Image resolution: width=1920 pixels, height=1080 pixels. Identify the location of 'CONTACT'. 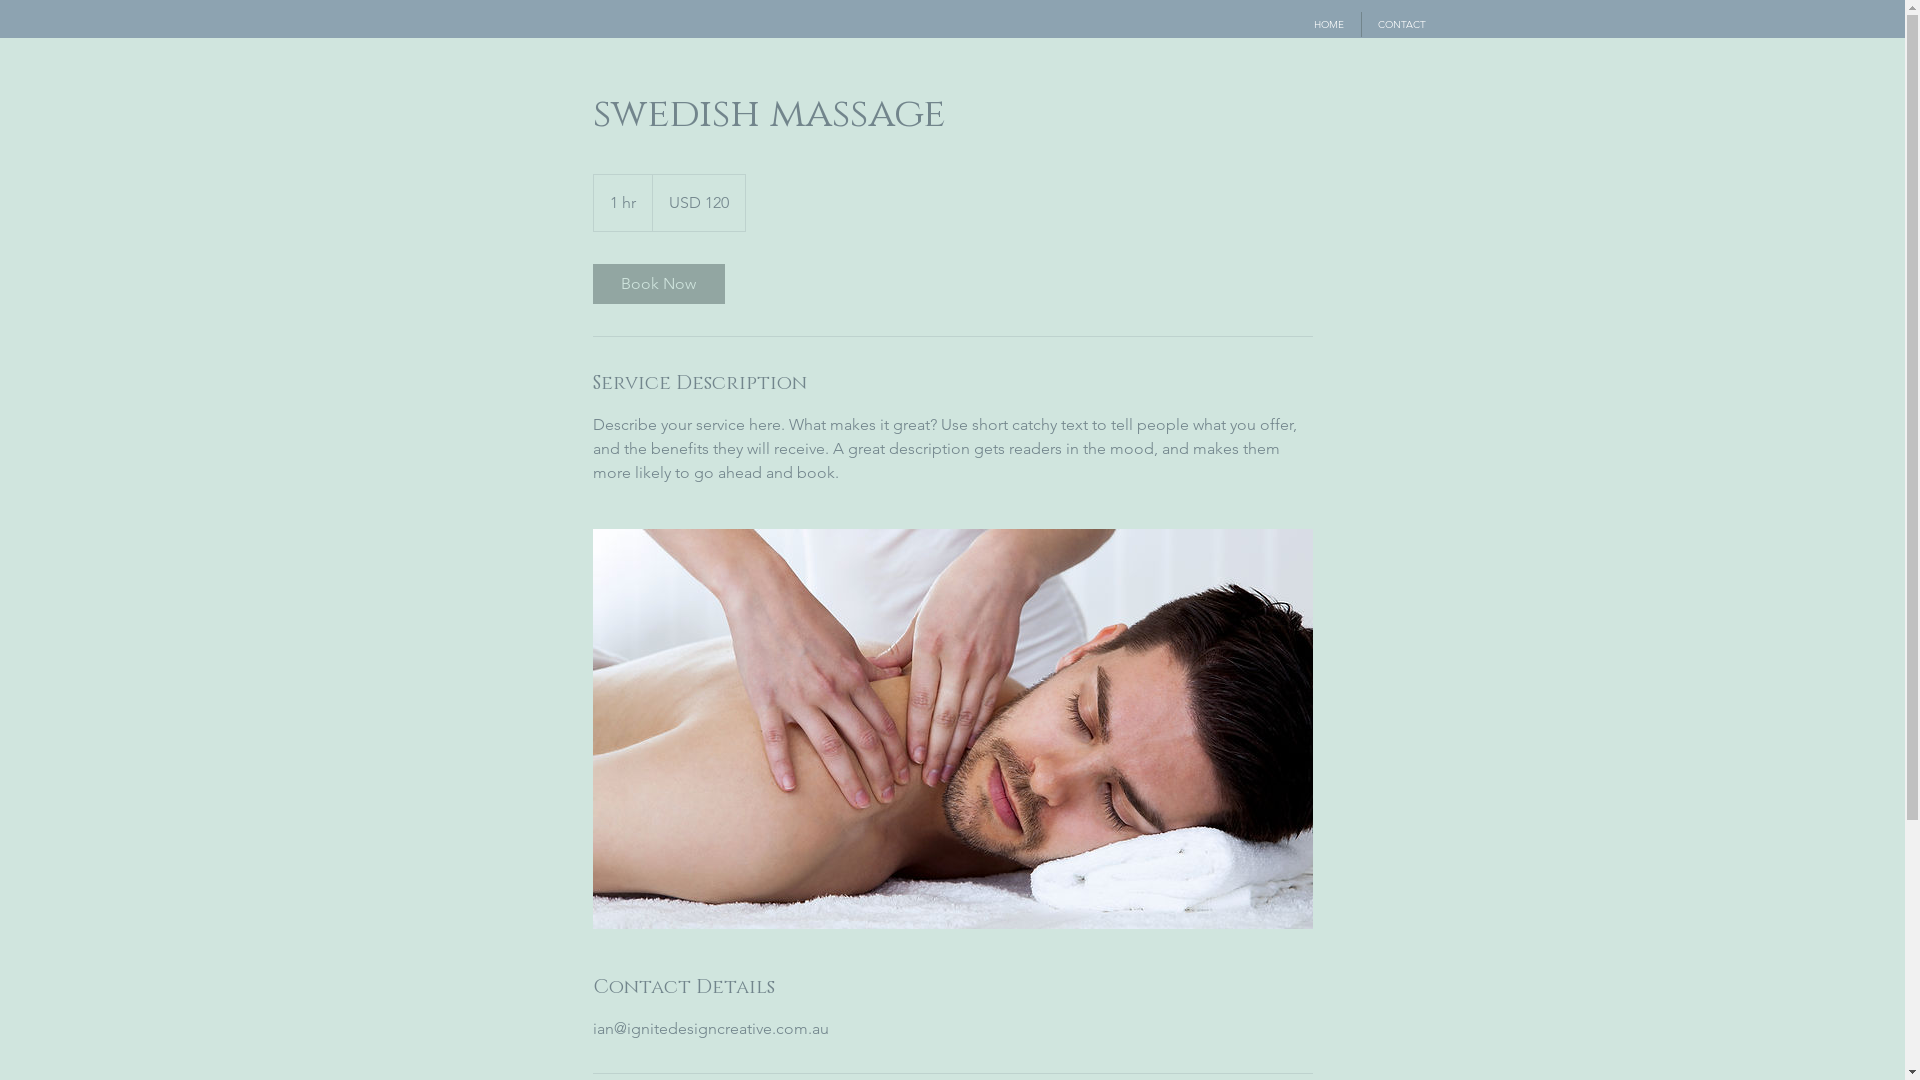
(1401, 24).